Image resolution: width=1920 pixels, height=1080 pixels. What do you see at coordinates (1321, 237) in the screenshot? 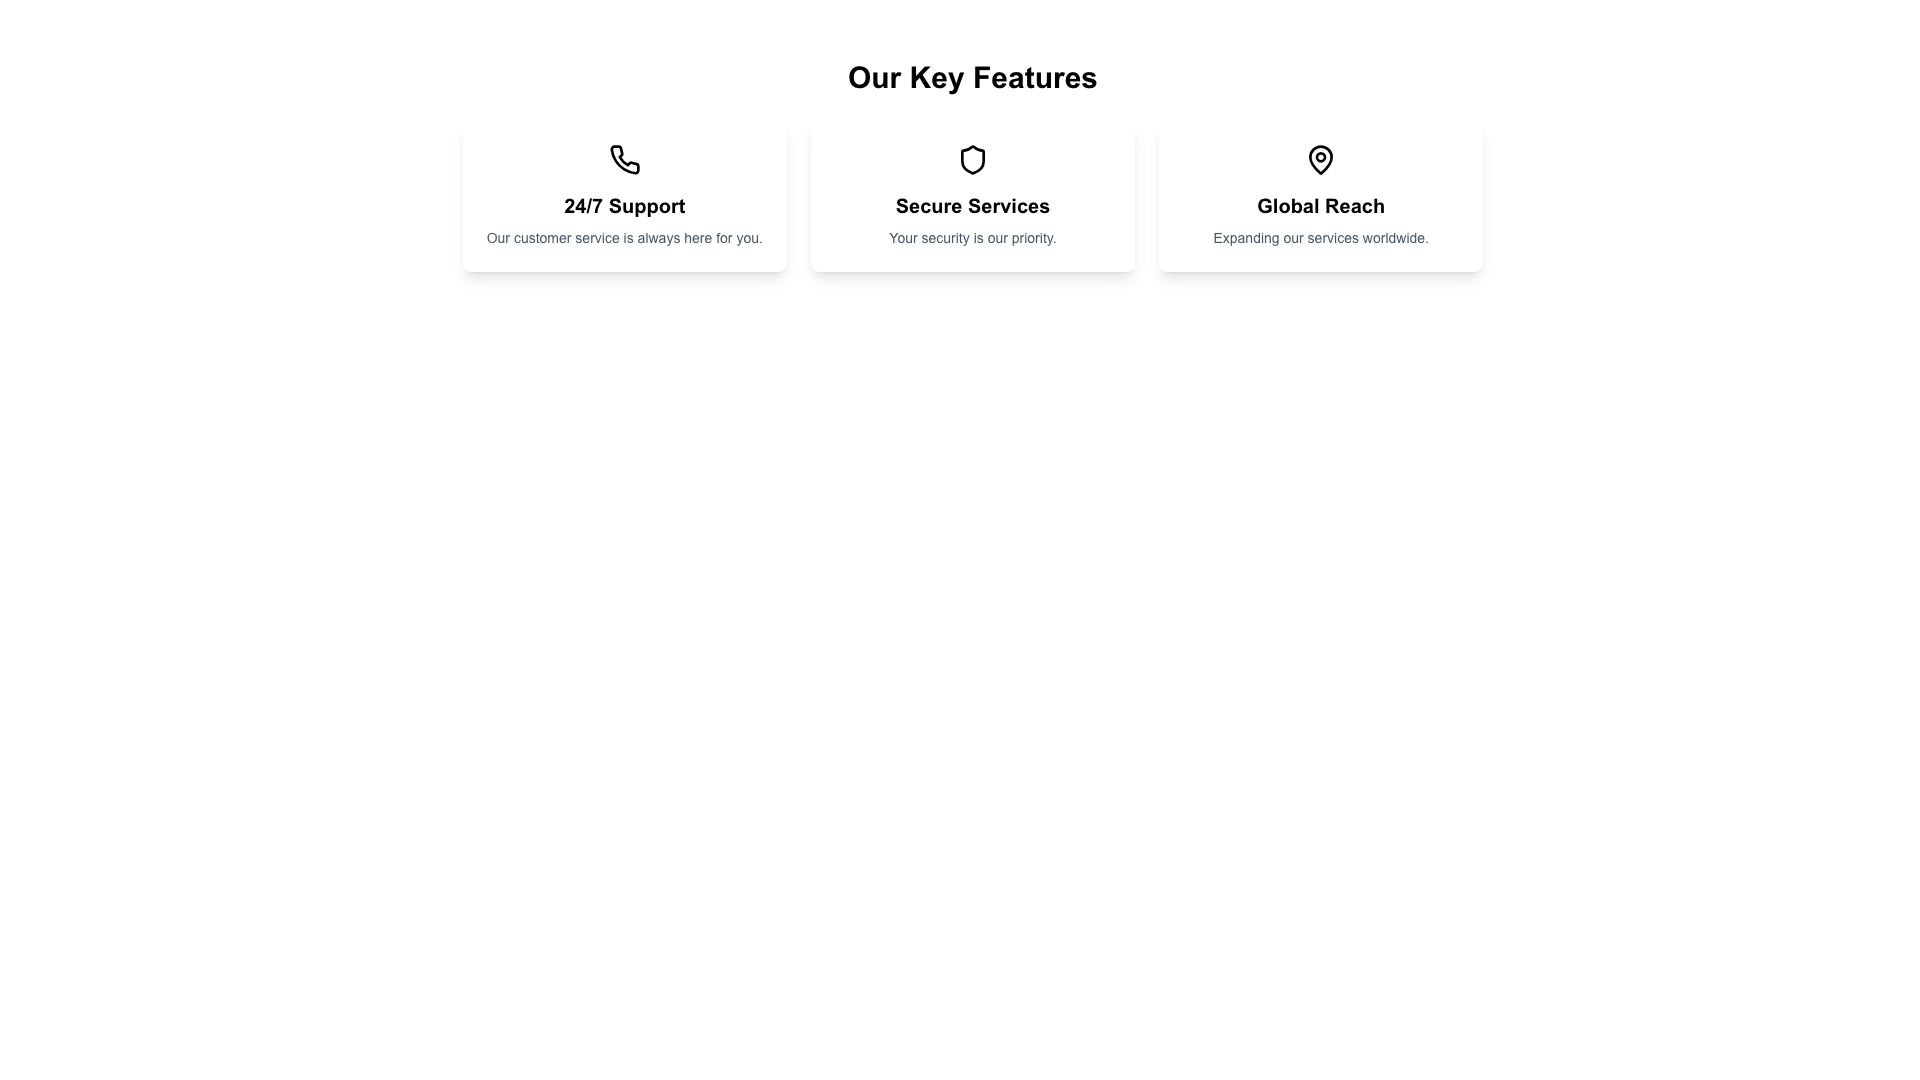
I see `the text label displaying 'Expanding our services worldwide.' which is centrally aligned below the 'Global Reach' heading and location pin icon` at bounding box center [1321, 237].